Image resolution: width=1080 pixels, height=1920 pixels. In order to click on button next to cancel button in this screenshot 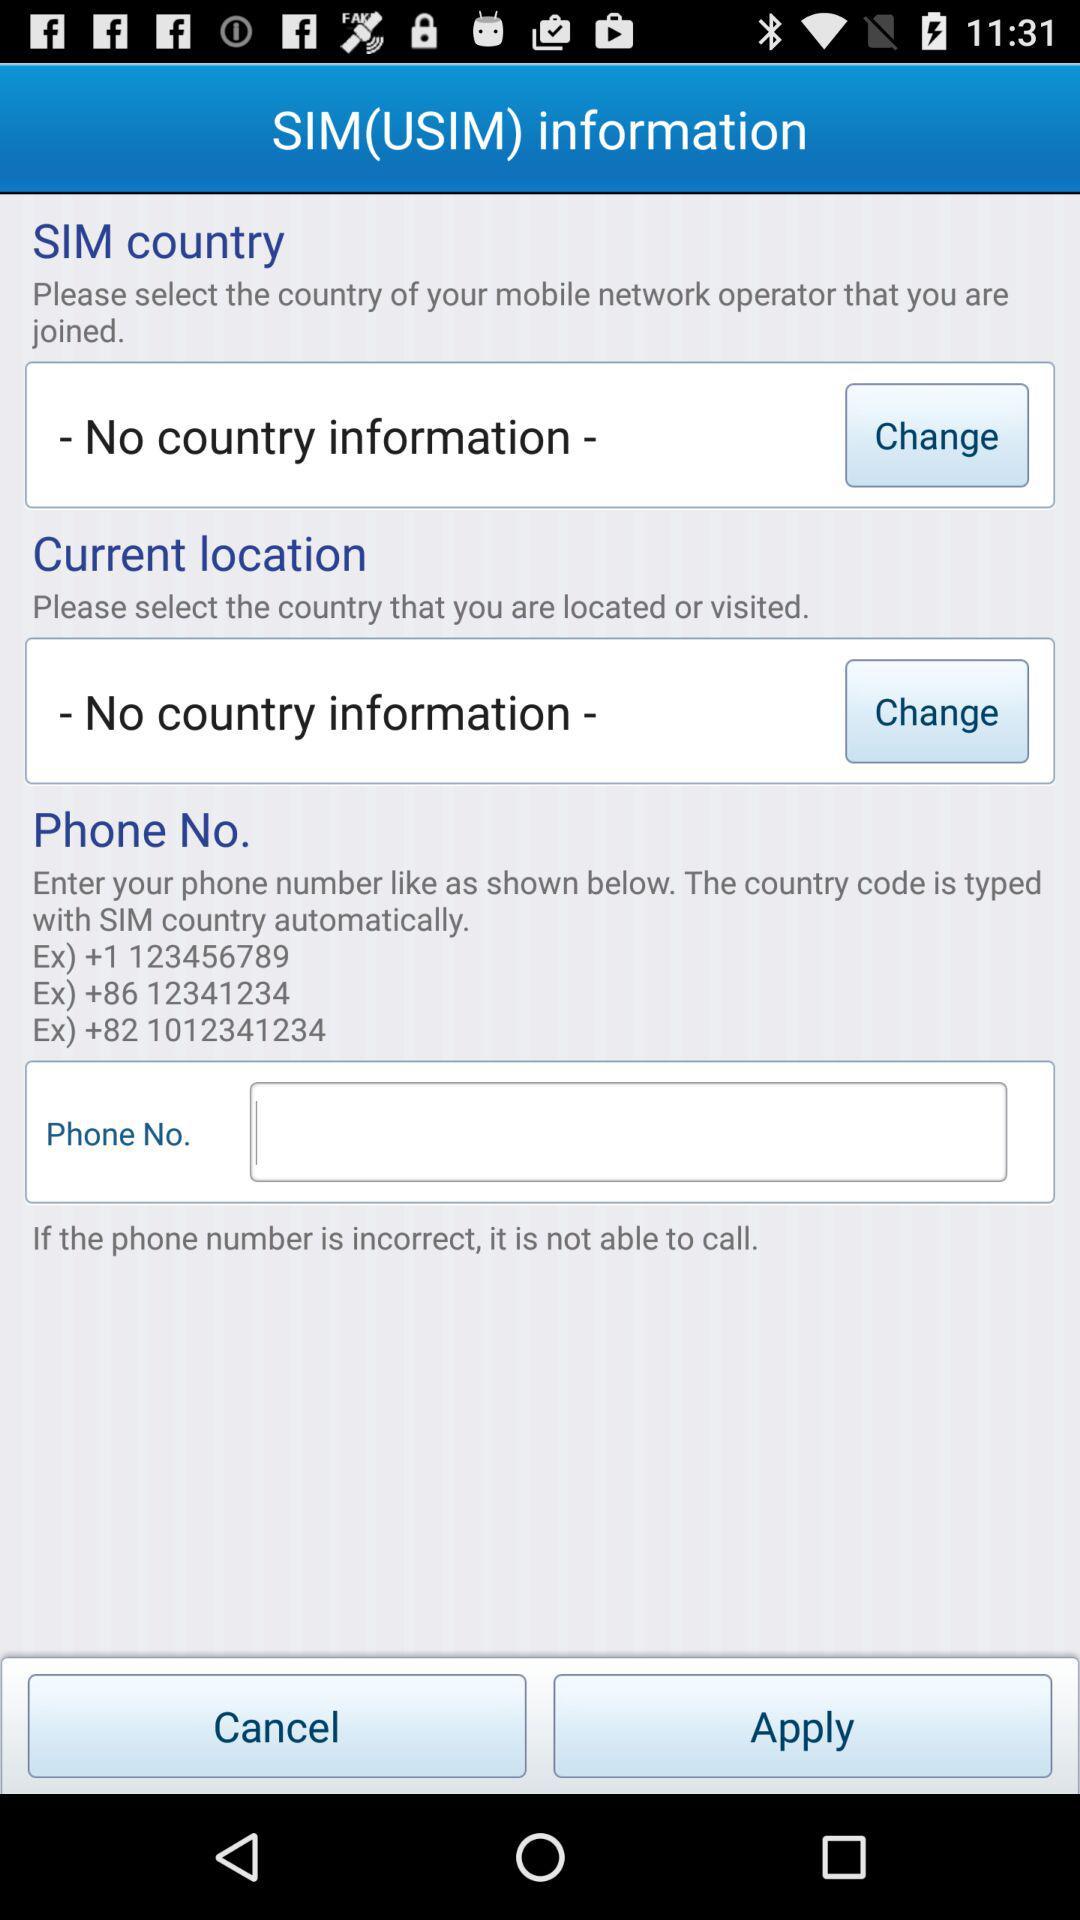, I will do `click(801, 1725)`.